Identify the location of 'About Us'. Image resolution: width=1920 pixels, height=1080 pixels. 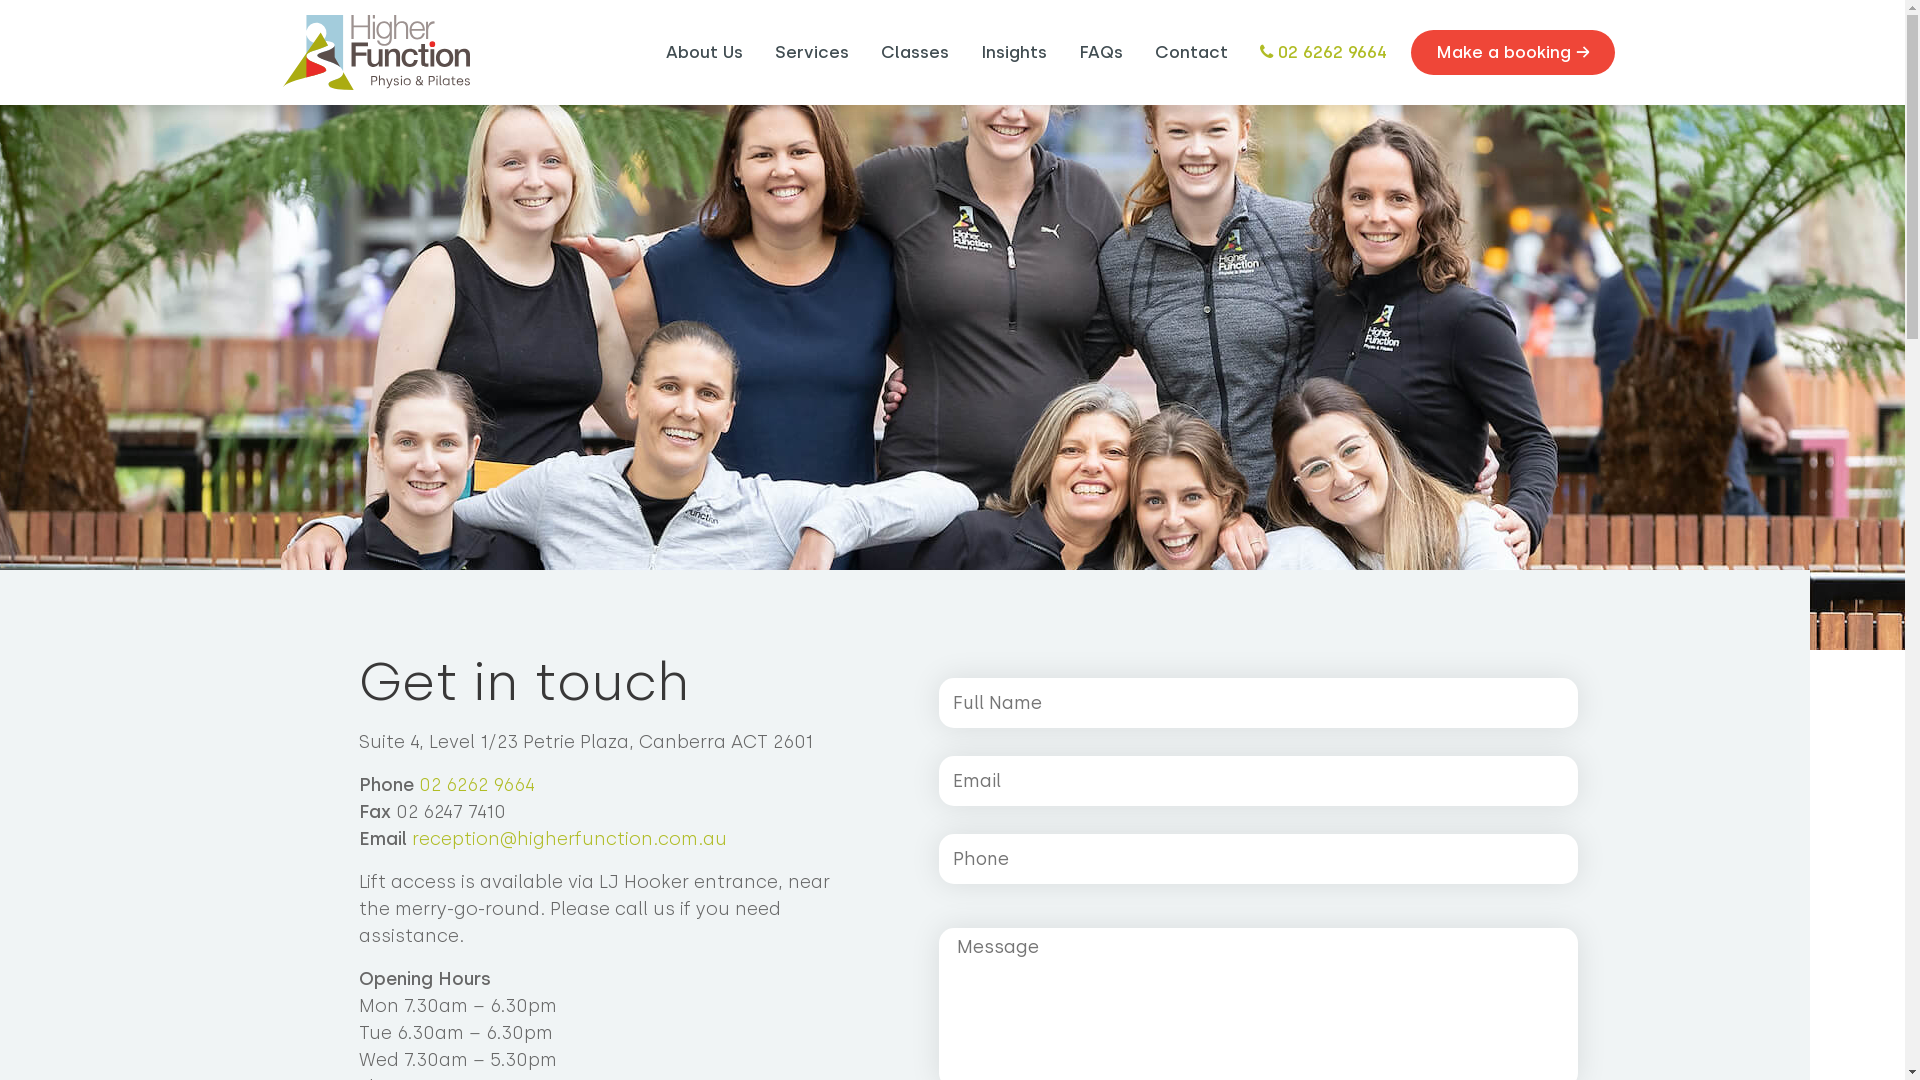
(704, 52).